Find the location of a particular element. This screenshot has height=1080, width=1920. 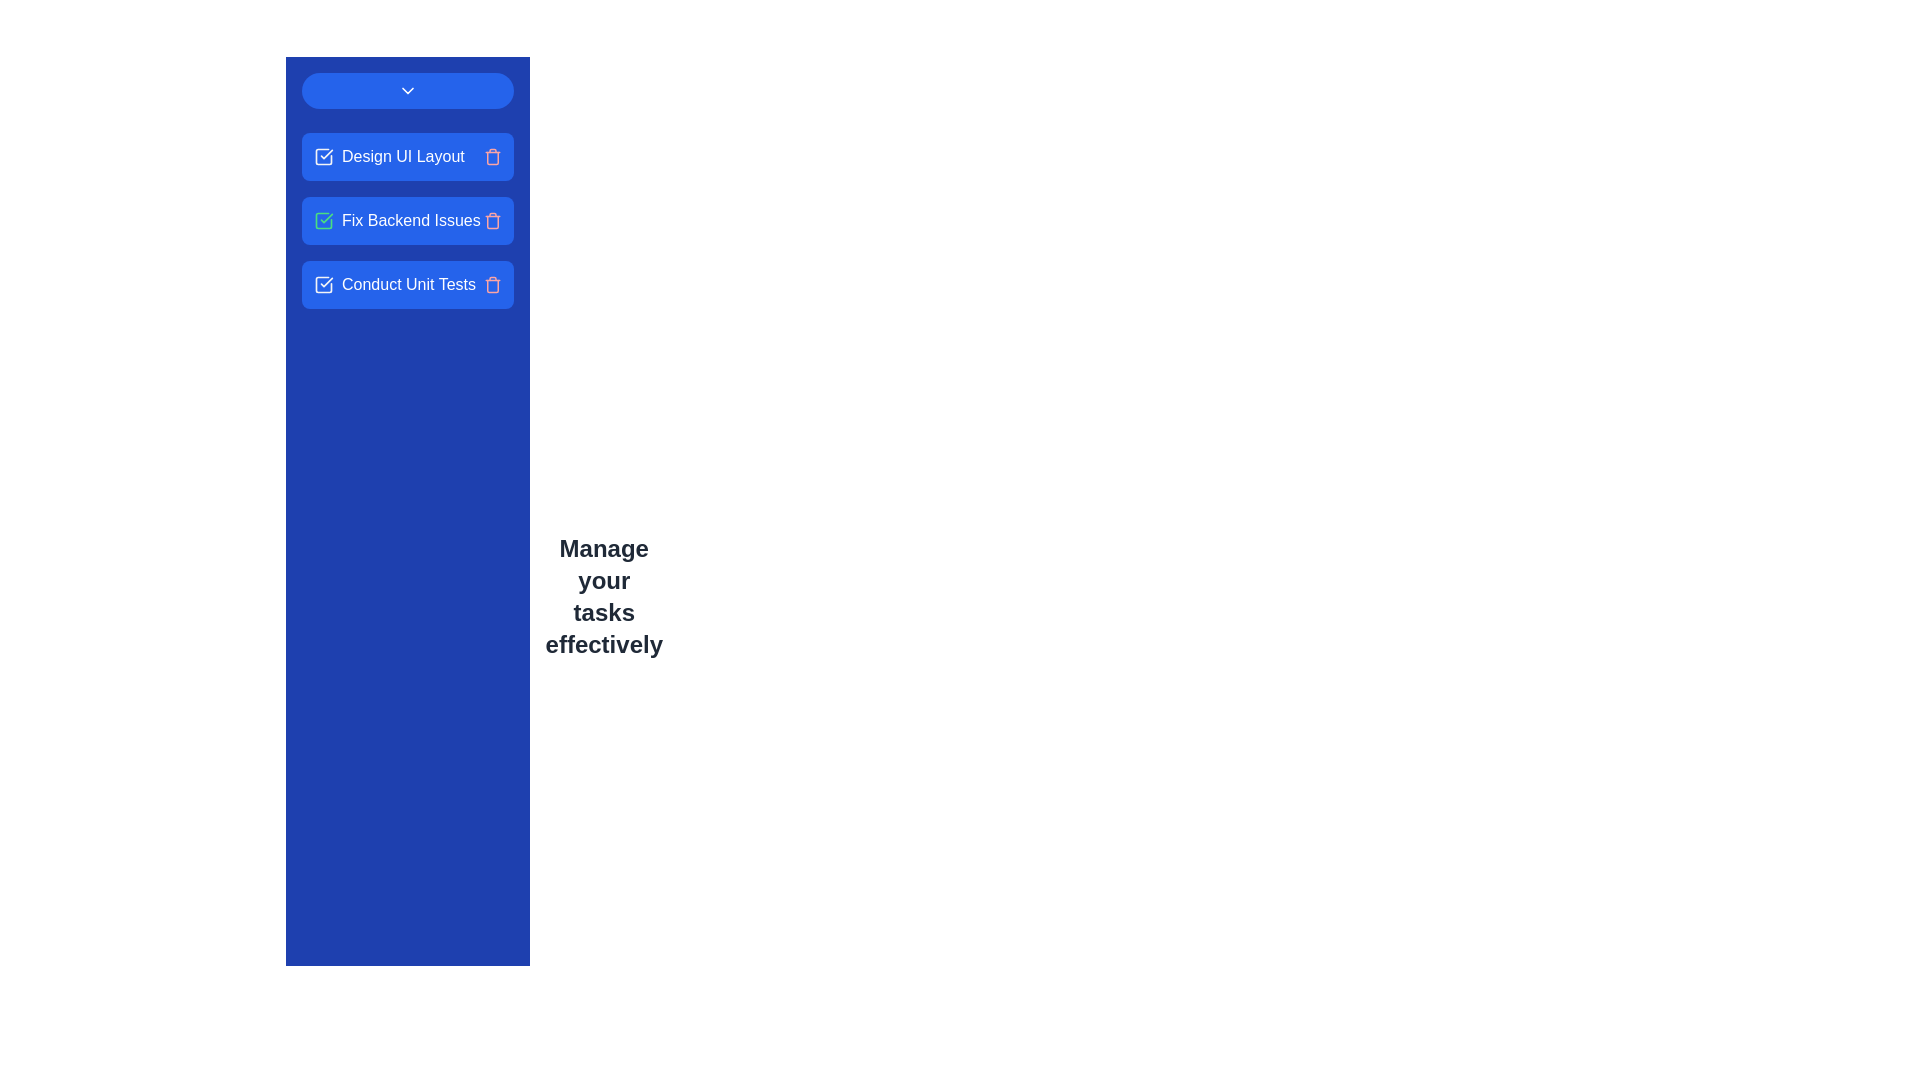

the 'Design UI Layout' label with the checkbox is located at coordinates (389, 156).